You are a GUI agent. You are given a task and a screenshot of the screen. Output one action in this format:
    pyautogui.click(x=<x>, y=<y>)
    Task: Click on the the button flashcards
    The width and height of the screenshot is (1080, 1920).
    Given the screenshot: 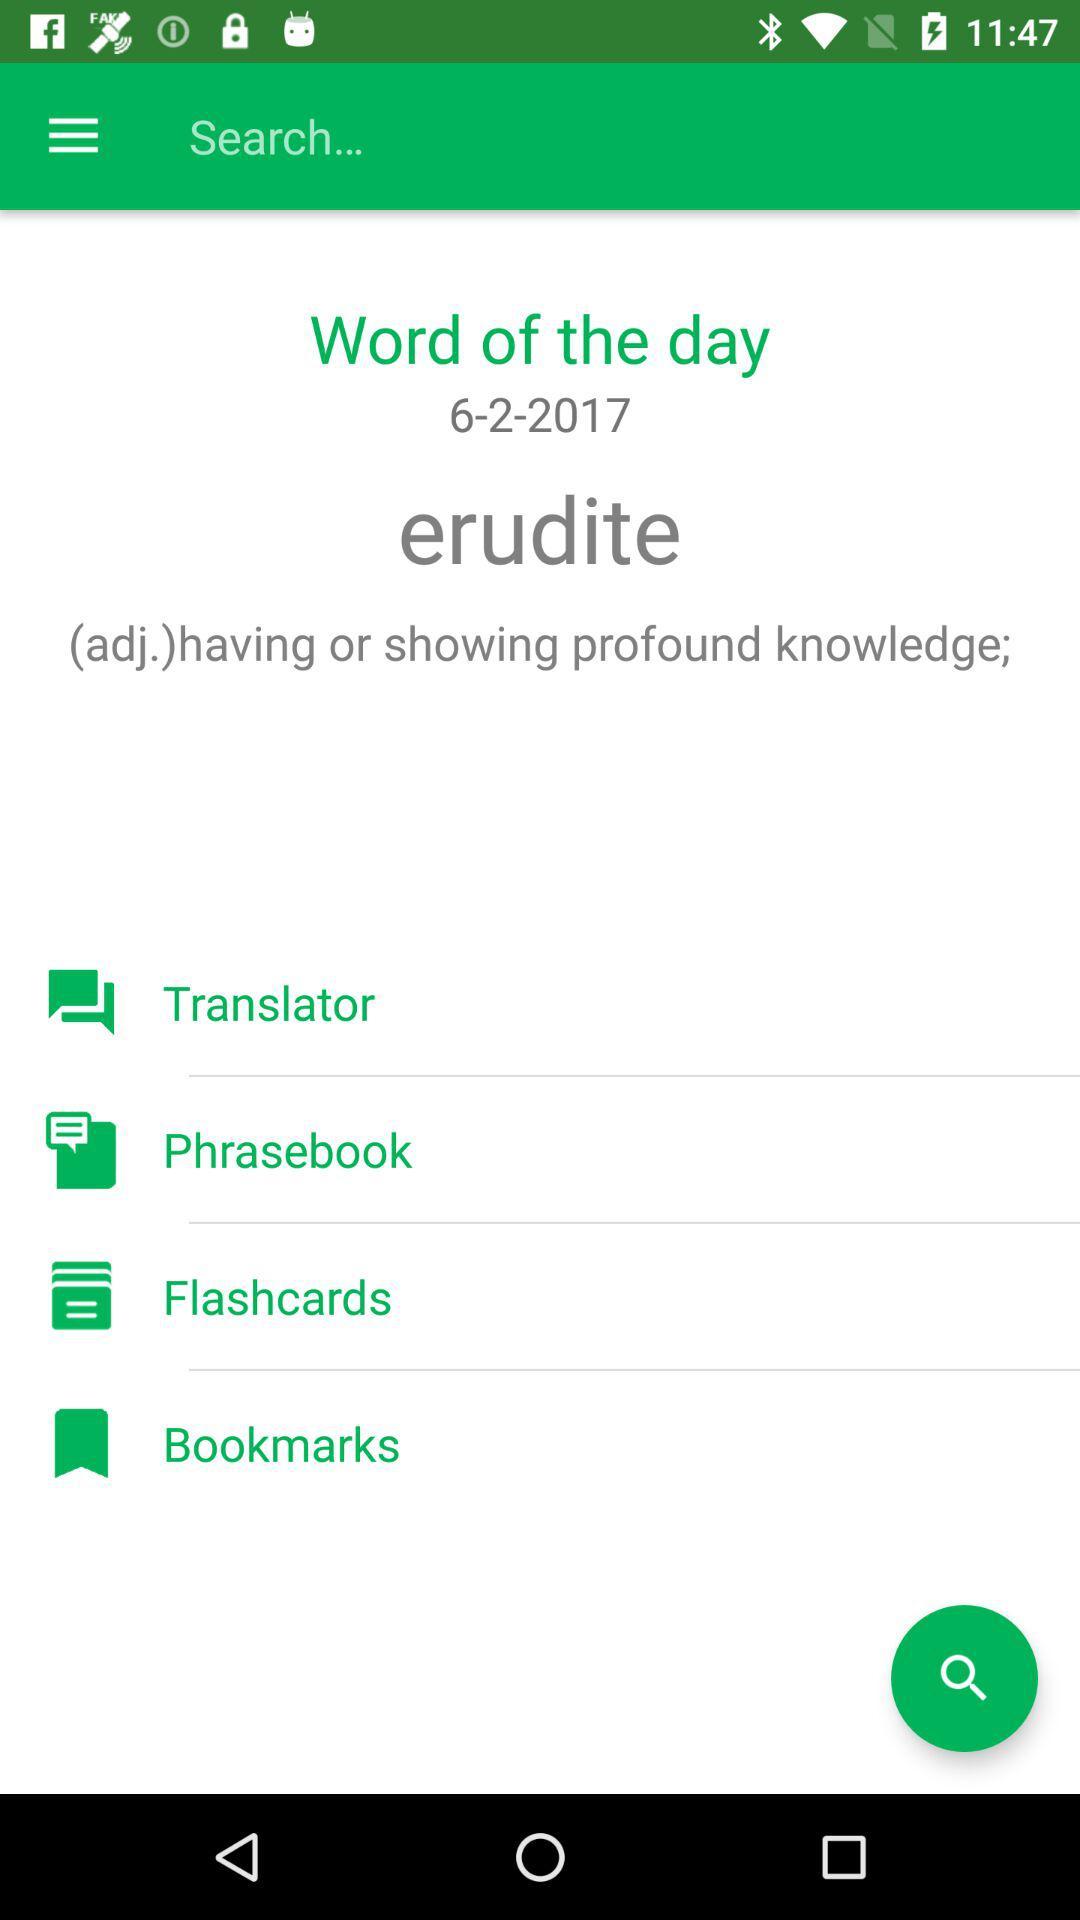 What is the action you would take?
    pyautogui.click(x=80, y=1296)
    